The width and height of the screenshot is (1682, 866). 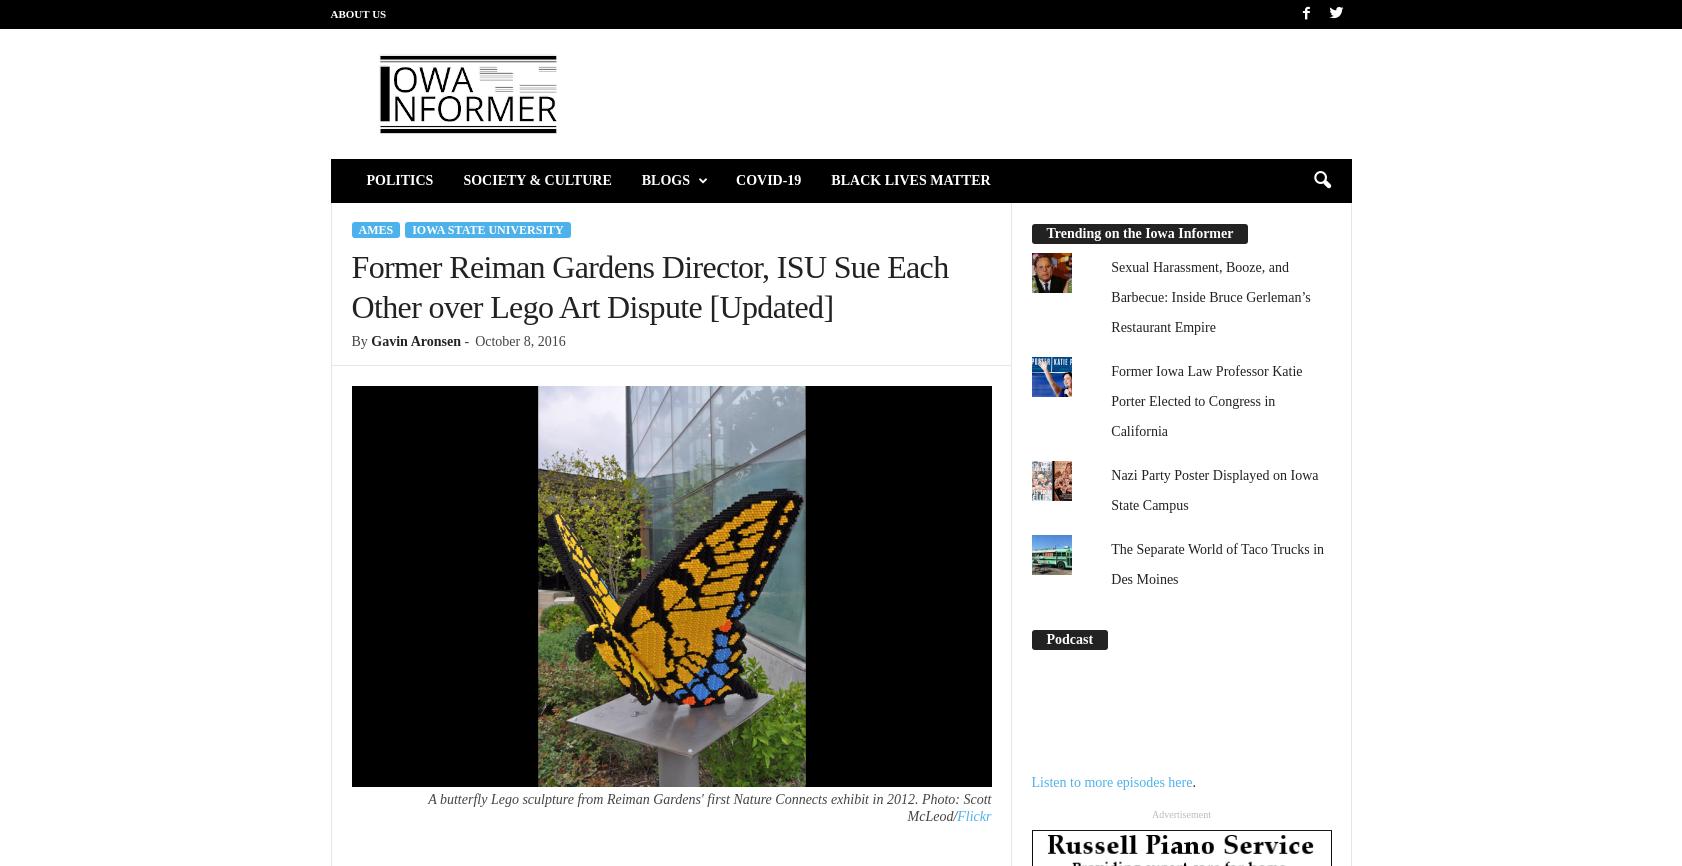 What do you see at coordinates (374, 229) in the screenshot?
I see `'Ames'` at bounding box center [374, 229].